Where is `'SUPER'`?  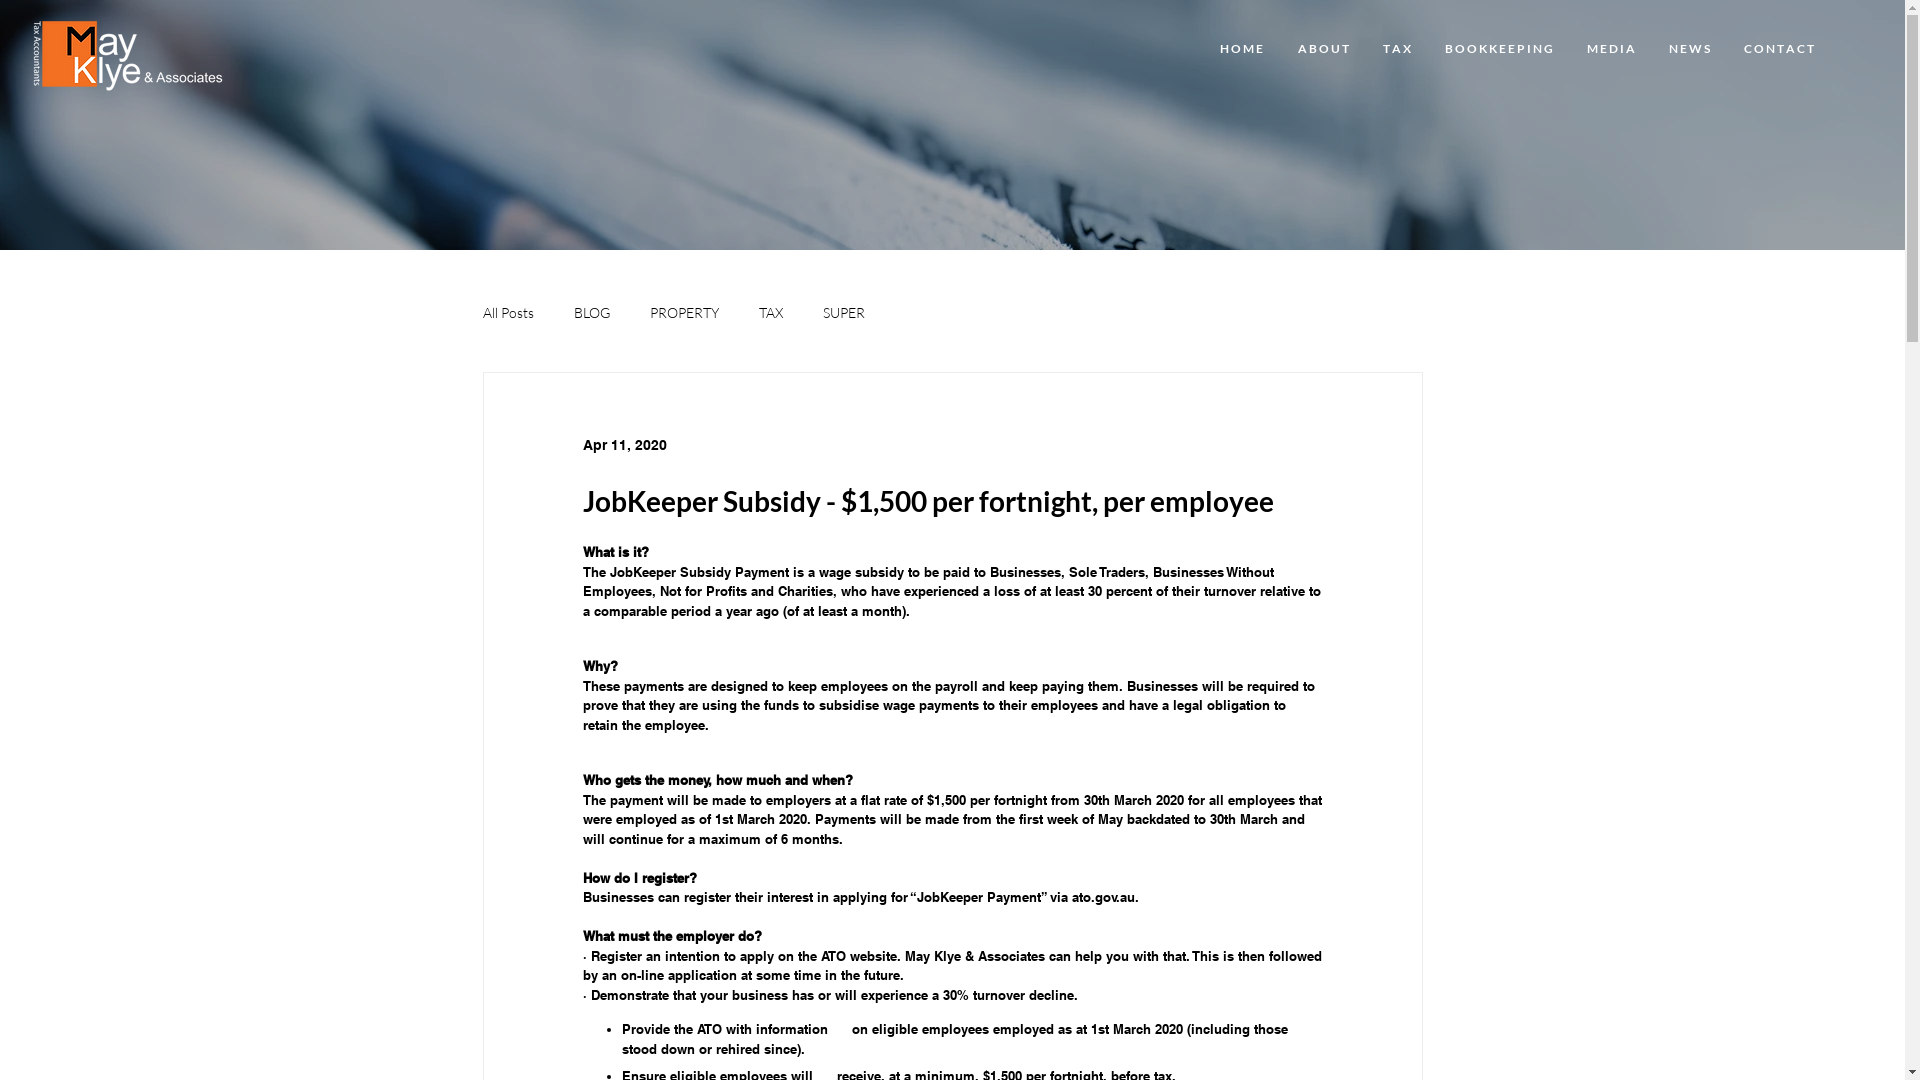
'SUPER' is located at coordinates (843, 312).